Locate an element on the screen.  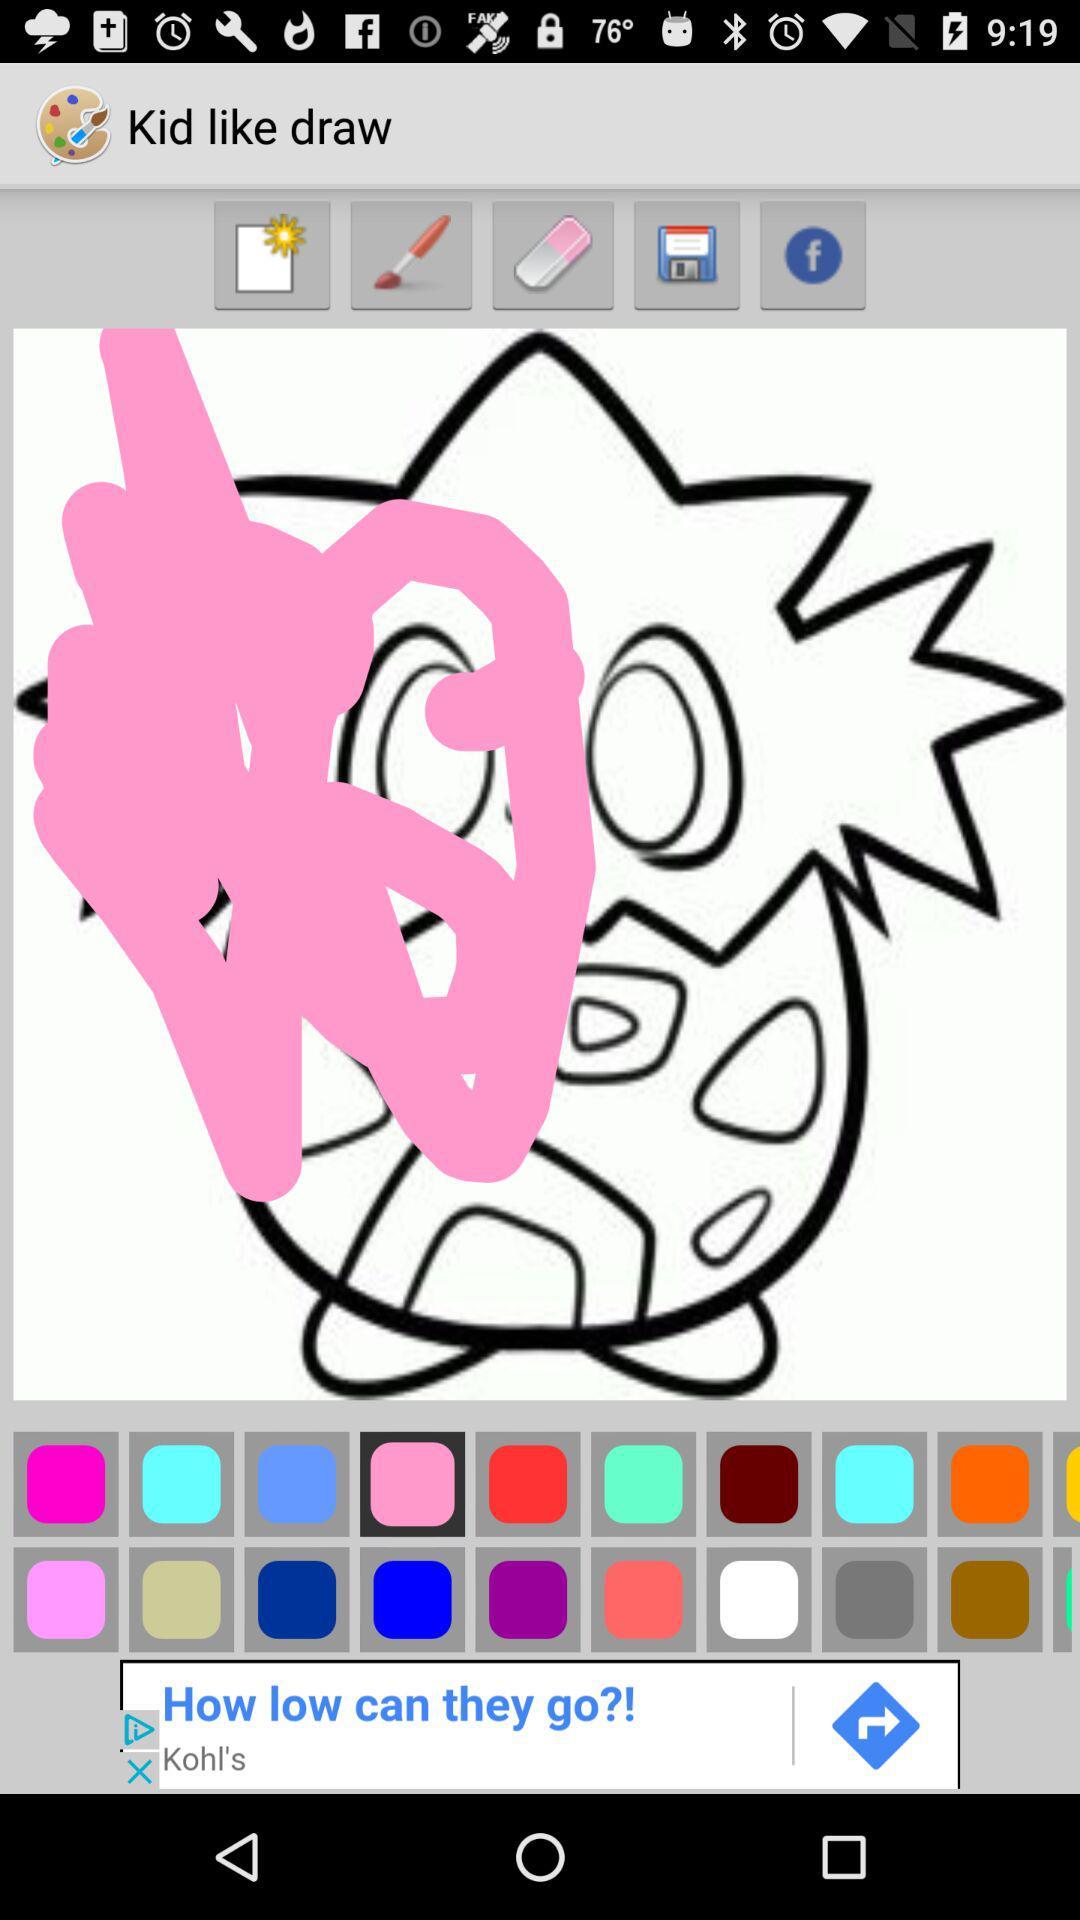
the advertised site is located at coordinates (540, 1722).